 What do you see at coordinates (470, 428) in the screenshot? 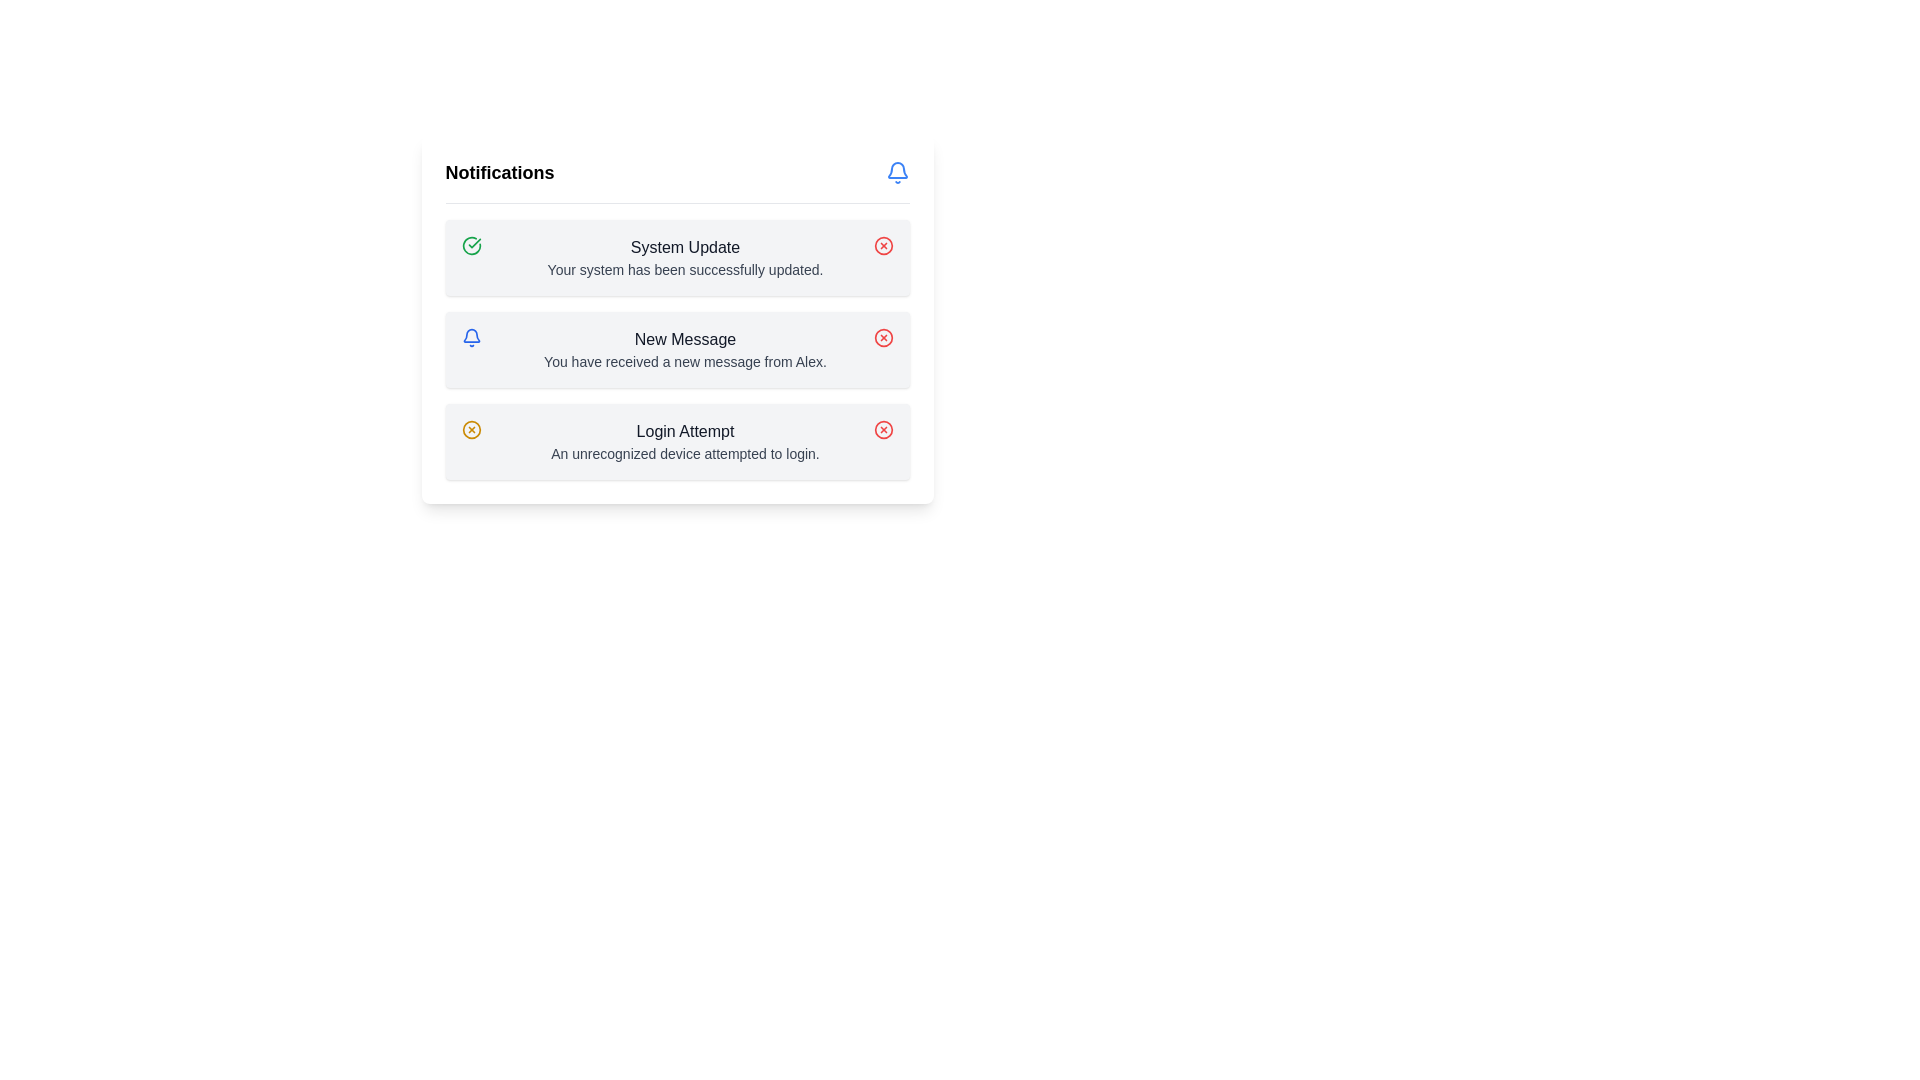
I see `the circular icon with a stylized 'X' mark, which has a yellow outline and is located adjacent to the text 'Login Attempt' in the third notification card` at bounding box center [470, 428].